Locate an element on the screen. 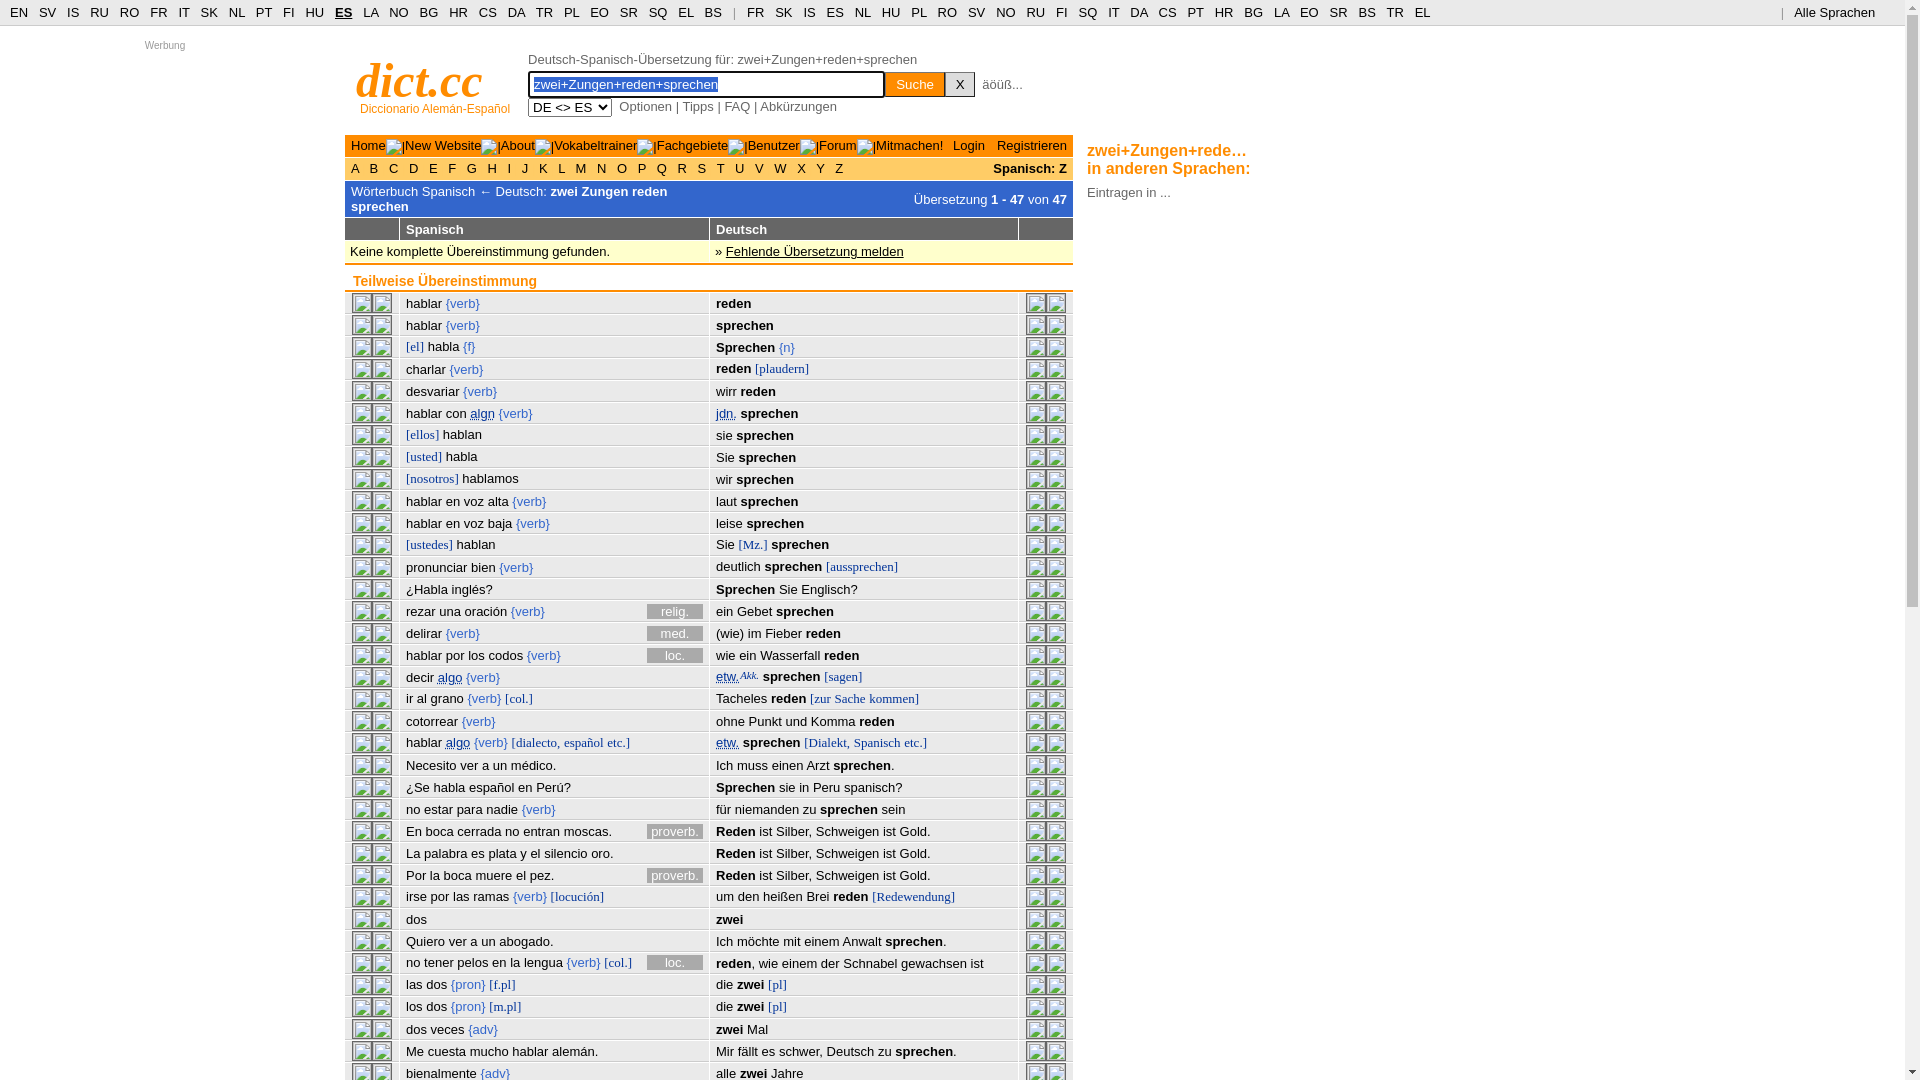  'NL' is located at coordinates (229, 12).